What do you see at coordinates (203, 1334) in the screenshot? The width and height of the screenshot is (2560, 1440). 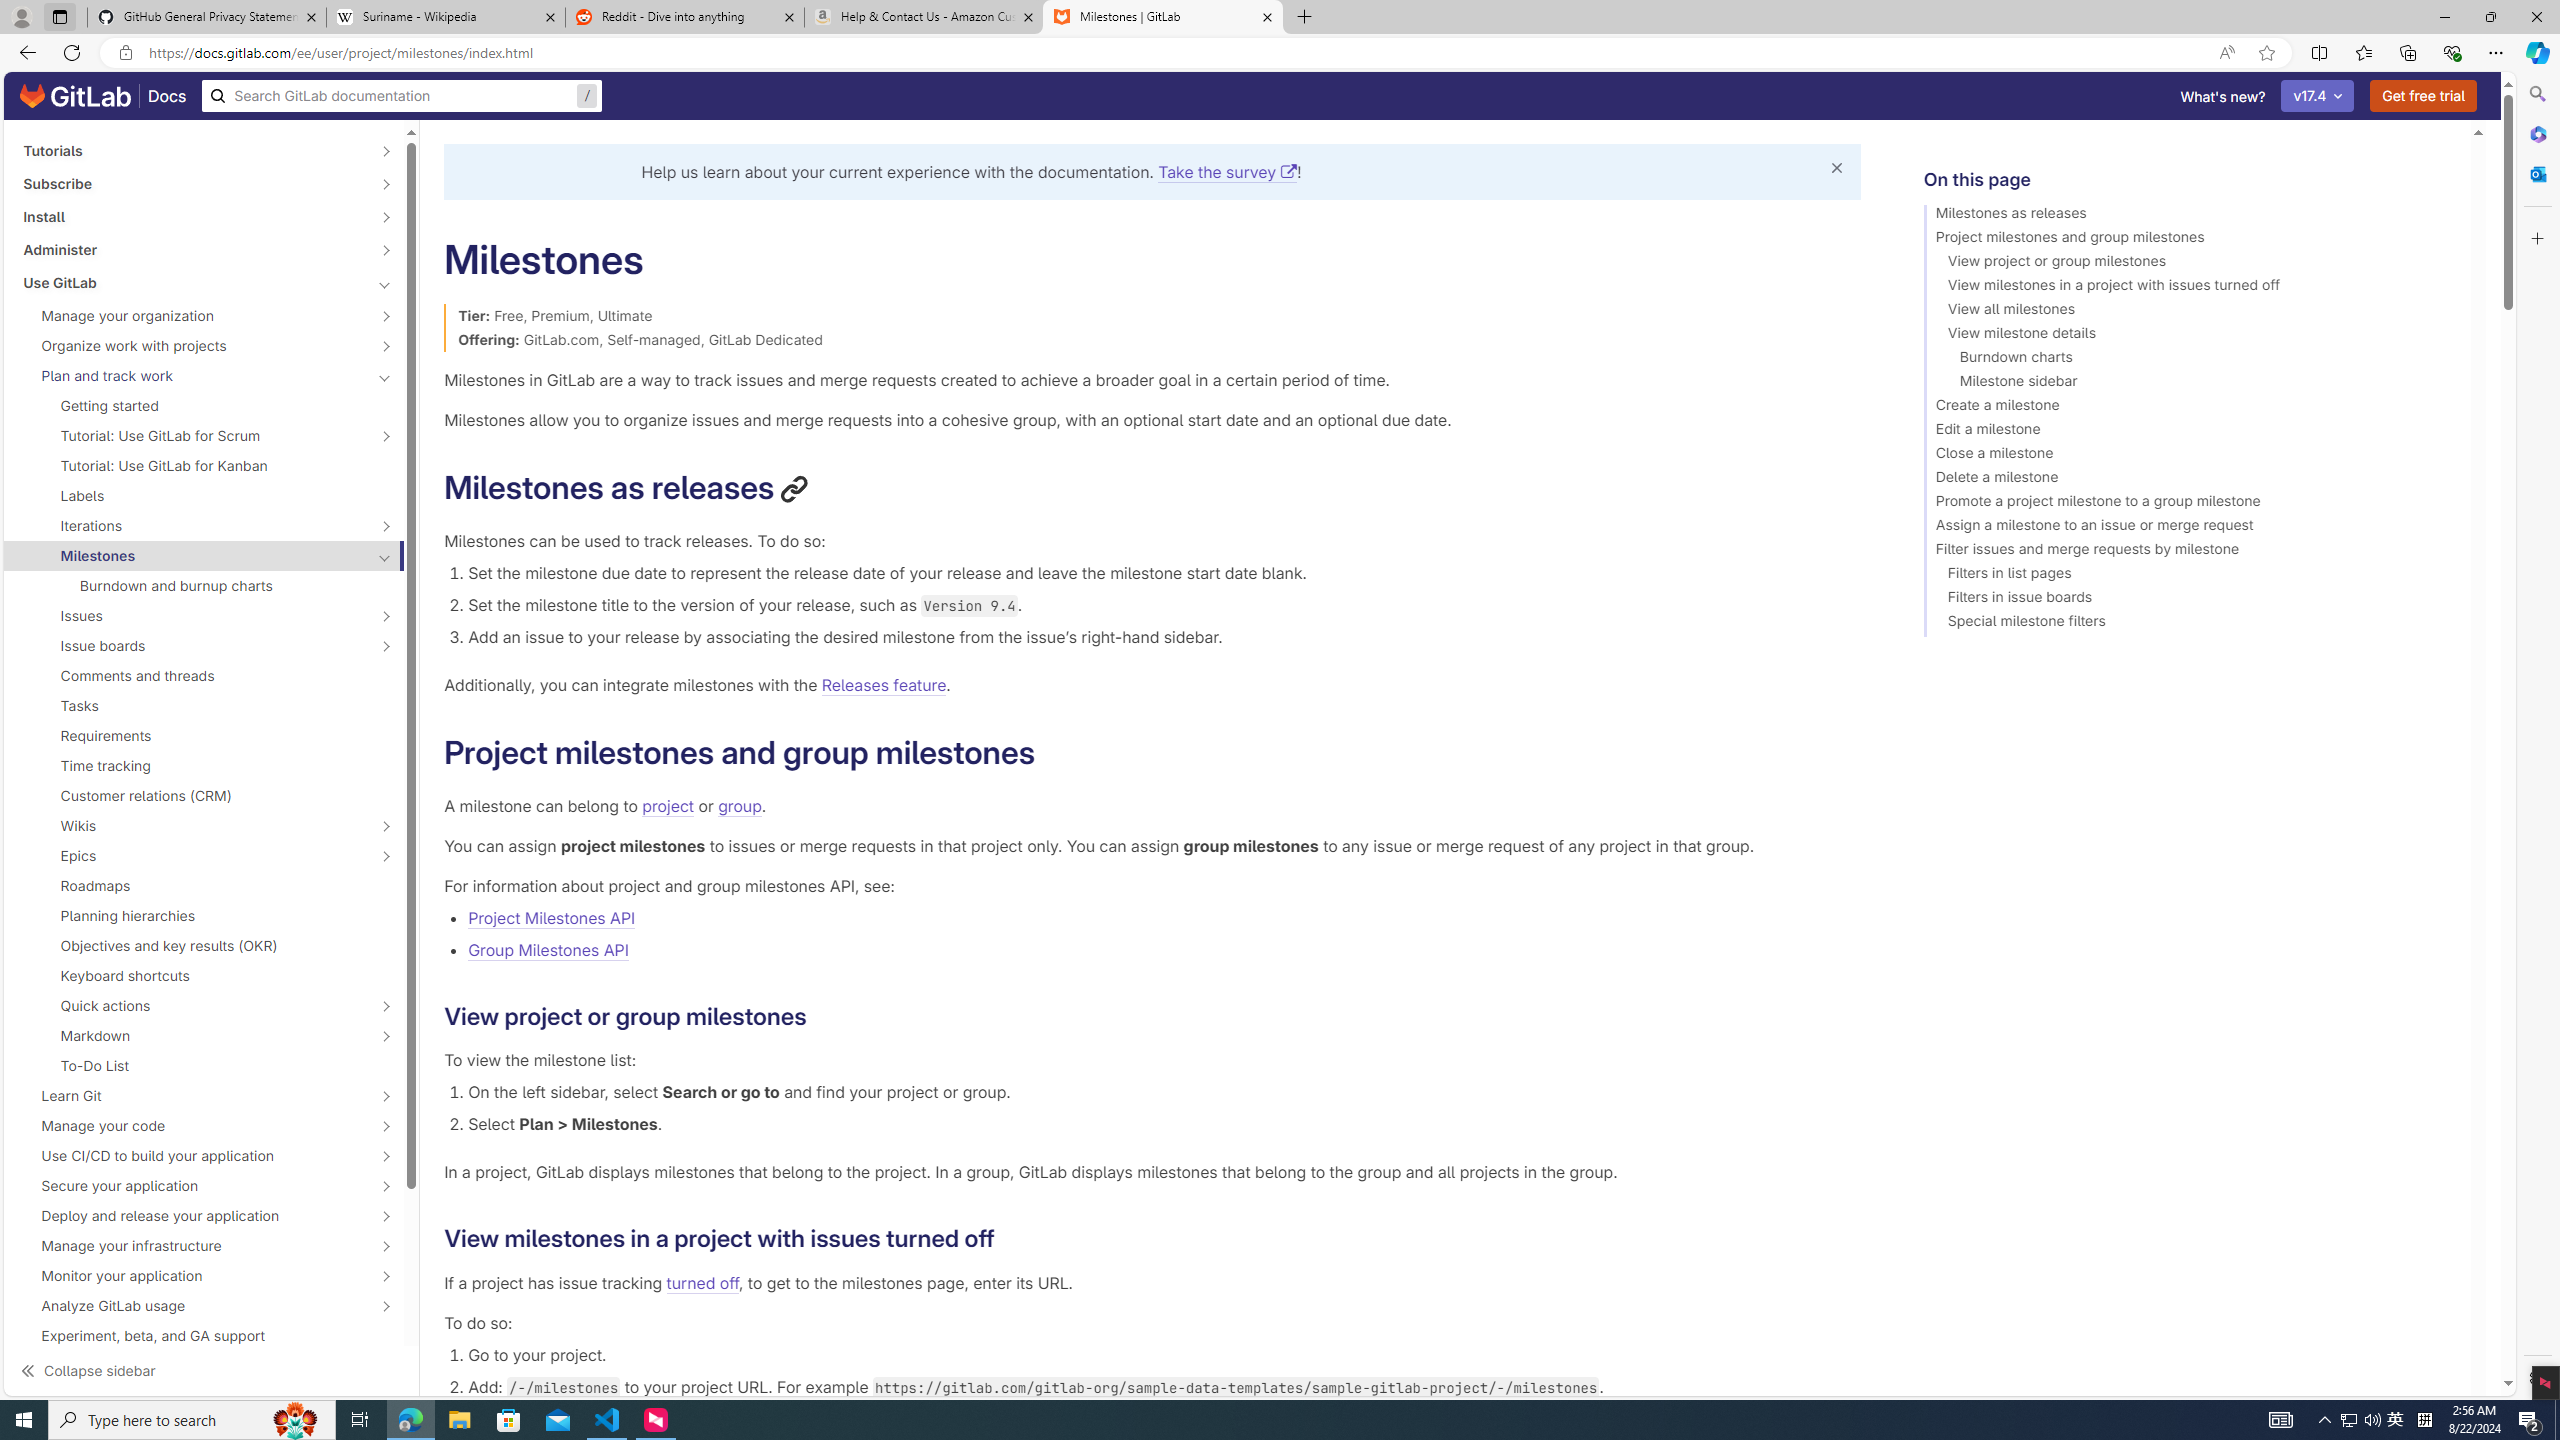 I see `'Experiment, beta, and GA support'` at bounding box center [203, 1334].